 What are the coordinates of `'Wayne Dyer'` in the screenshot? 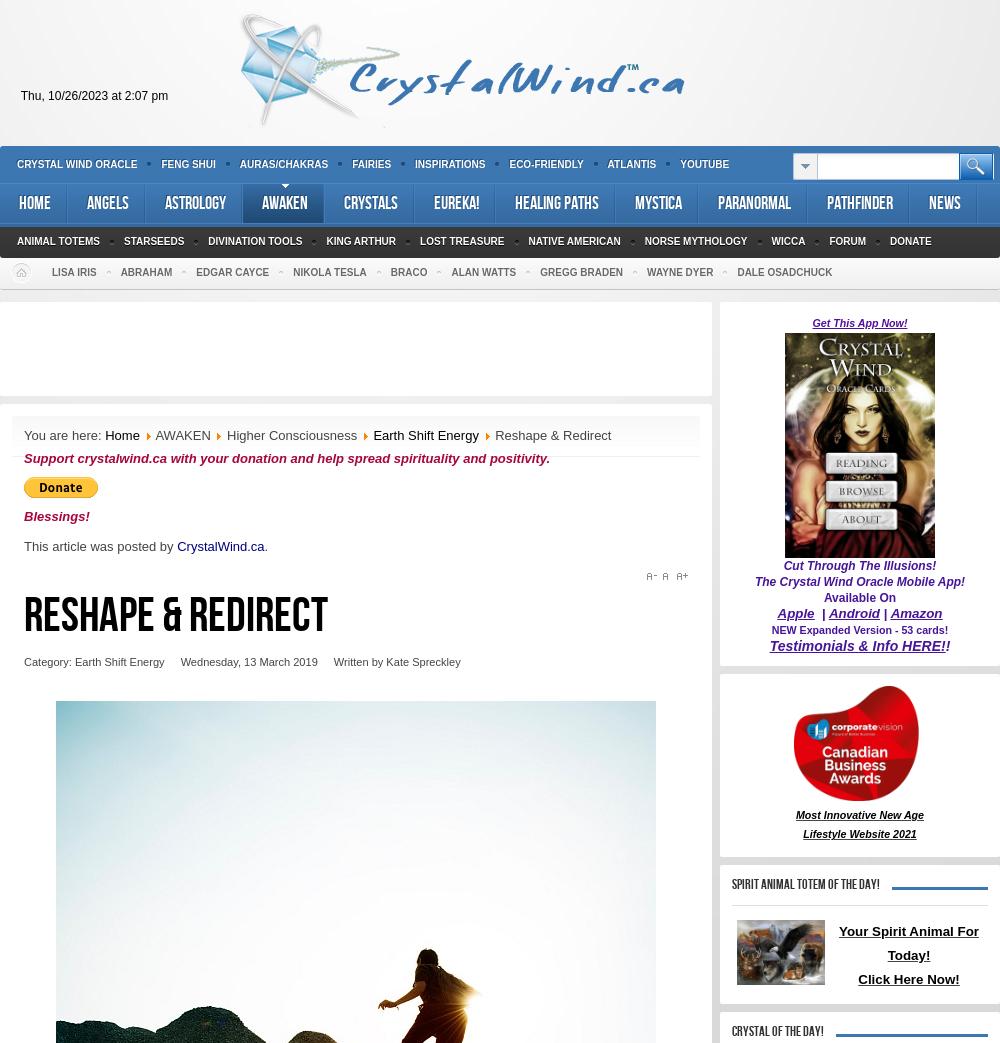 It's located at (680, 272).